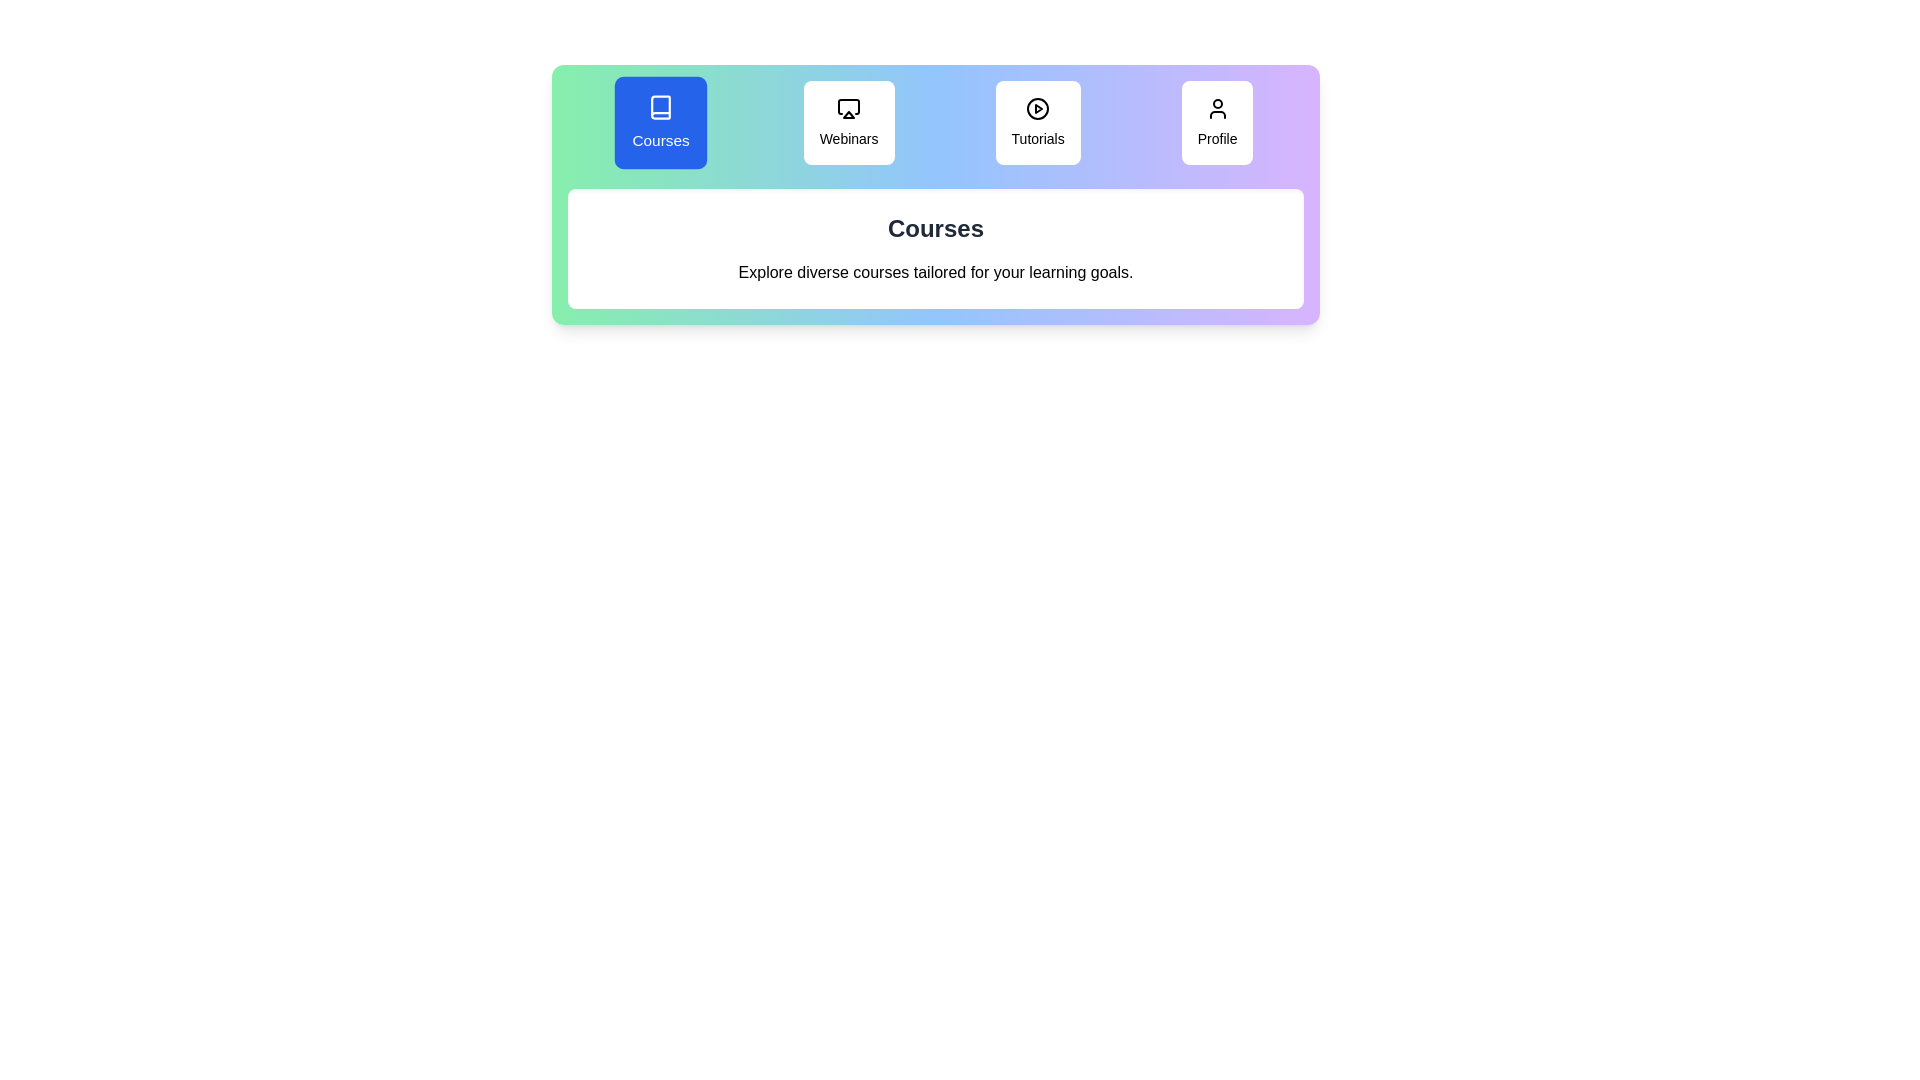 This screenshot has width=1920, height=1080. What do you see at coordinates (849, 123) in the screenshot?
I see `the tab labeled 'Webinars' to view its content` at bounding box center [849, 123].